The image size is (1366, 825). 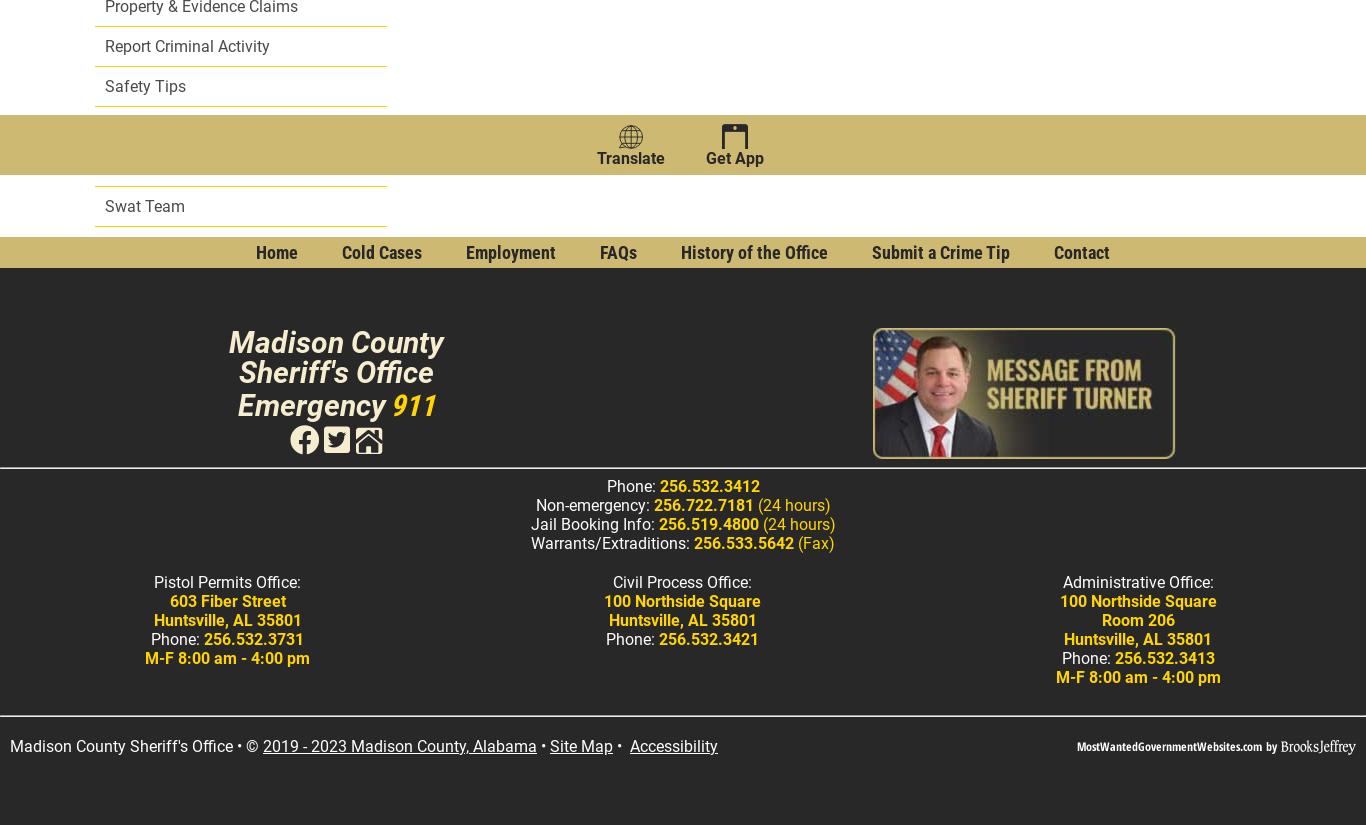 What do you see at coordinates (226, 581) in the screenshot?
I see `'Pistol Permits Office:'` at bounding box center [226, 581].